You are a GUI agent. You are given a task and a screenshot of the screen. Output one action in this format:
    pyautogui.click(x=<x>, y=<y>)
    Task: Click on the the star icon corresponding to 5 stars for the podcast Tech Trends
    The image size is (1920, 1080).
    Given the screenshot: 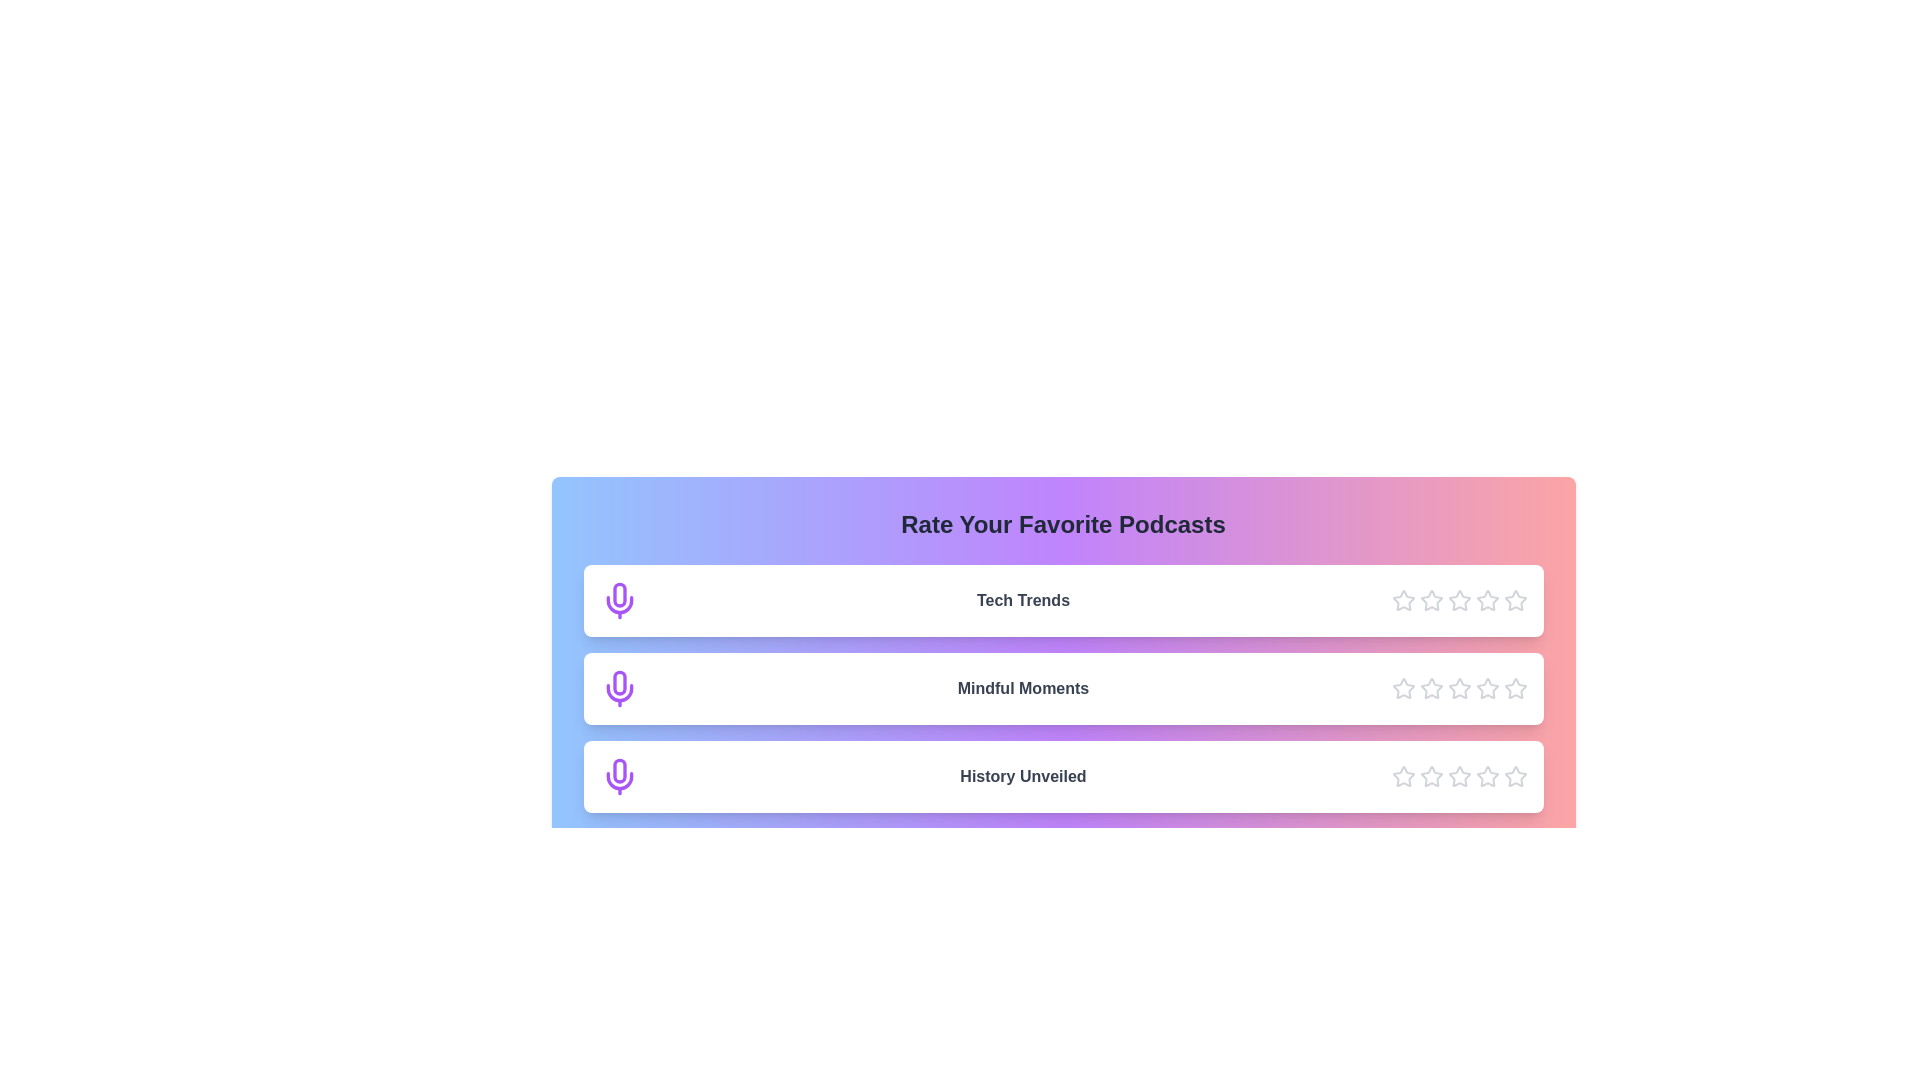 What is the action you would take?
    pyautogui.click(x=1515, y=600)
    